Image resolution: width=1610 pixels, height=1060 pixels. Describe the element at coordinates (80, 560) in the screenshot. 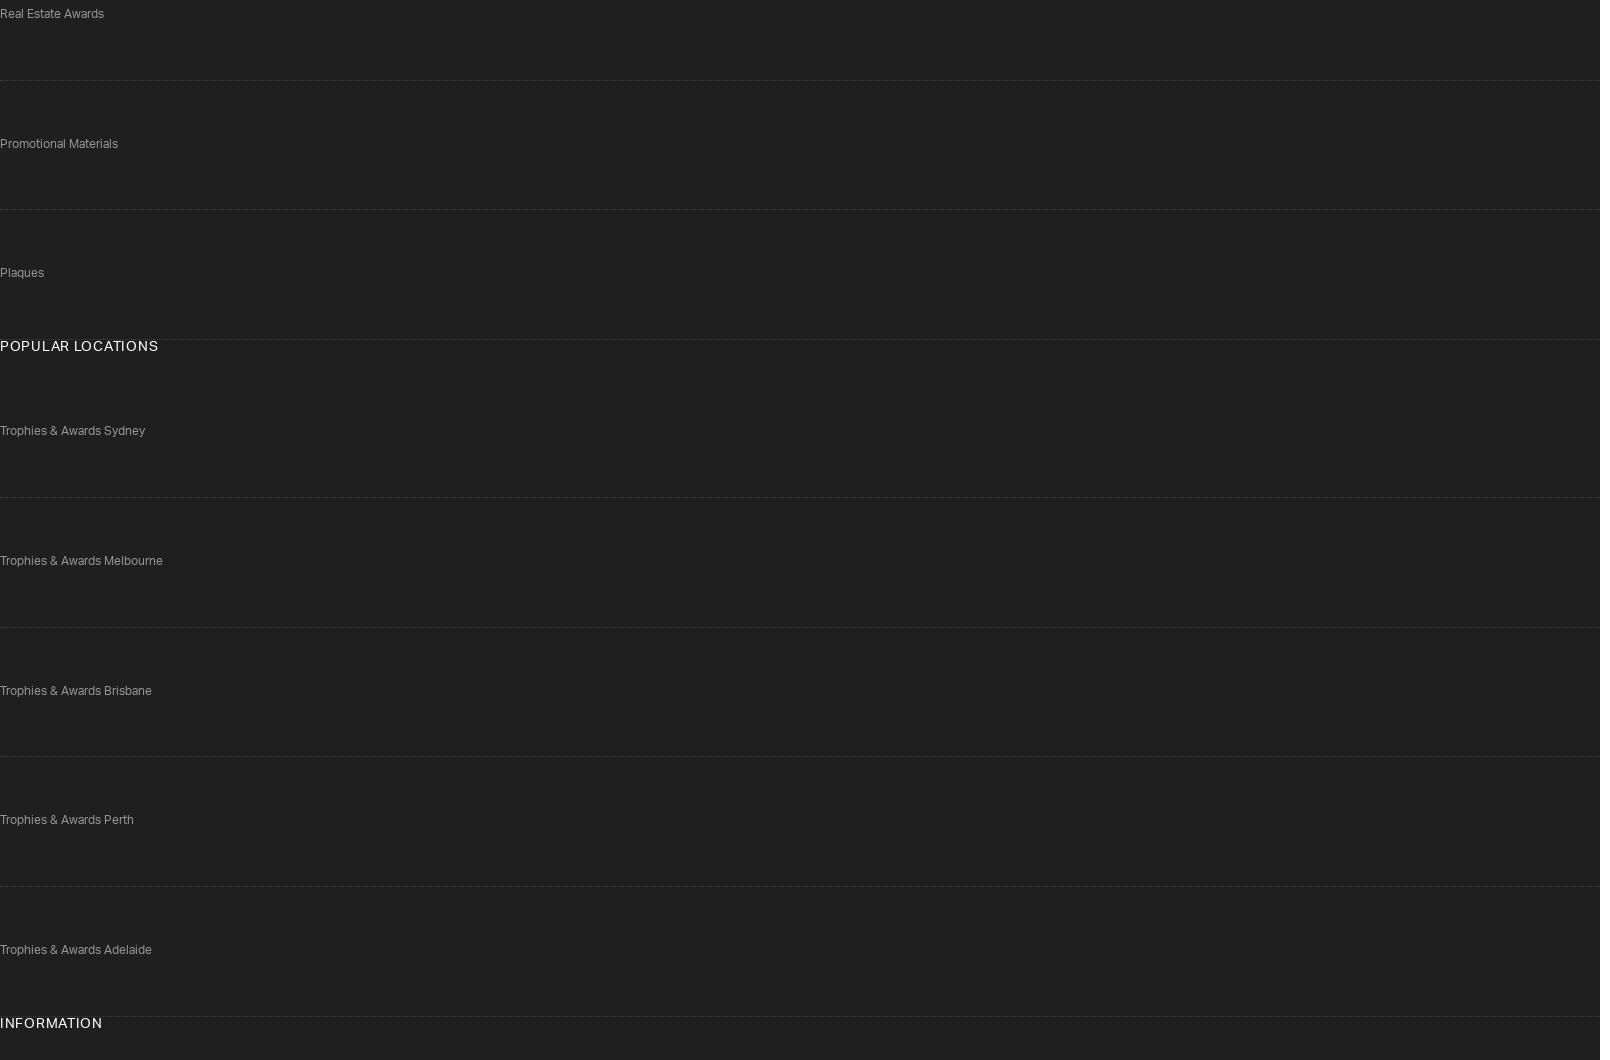

I see `'Trophies & Awards Melbourne'` at that location.